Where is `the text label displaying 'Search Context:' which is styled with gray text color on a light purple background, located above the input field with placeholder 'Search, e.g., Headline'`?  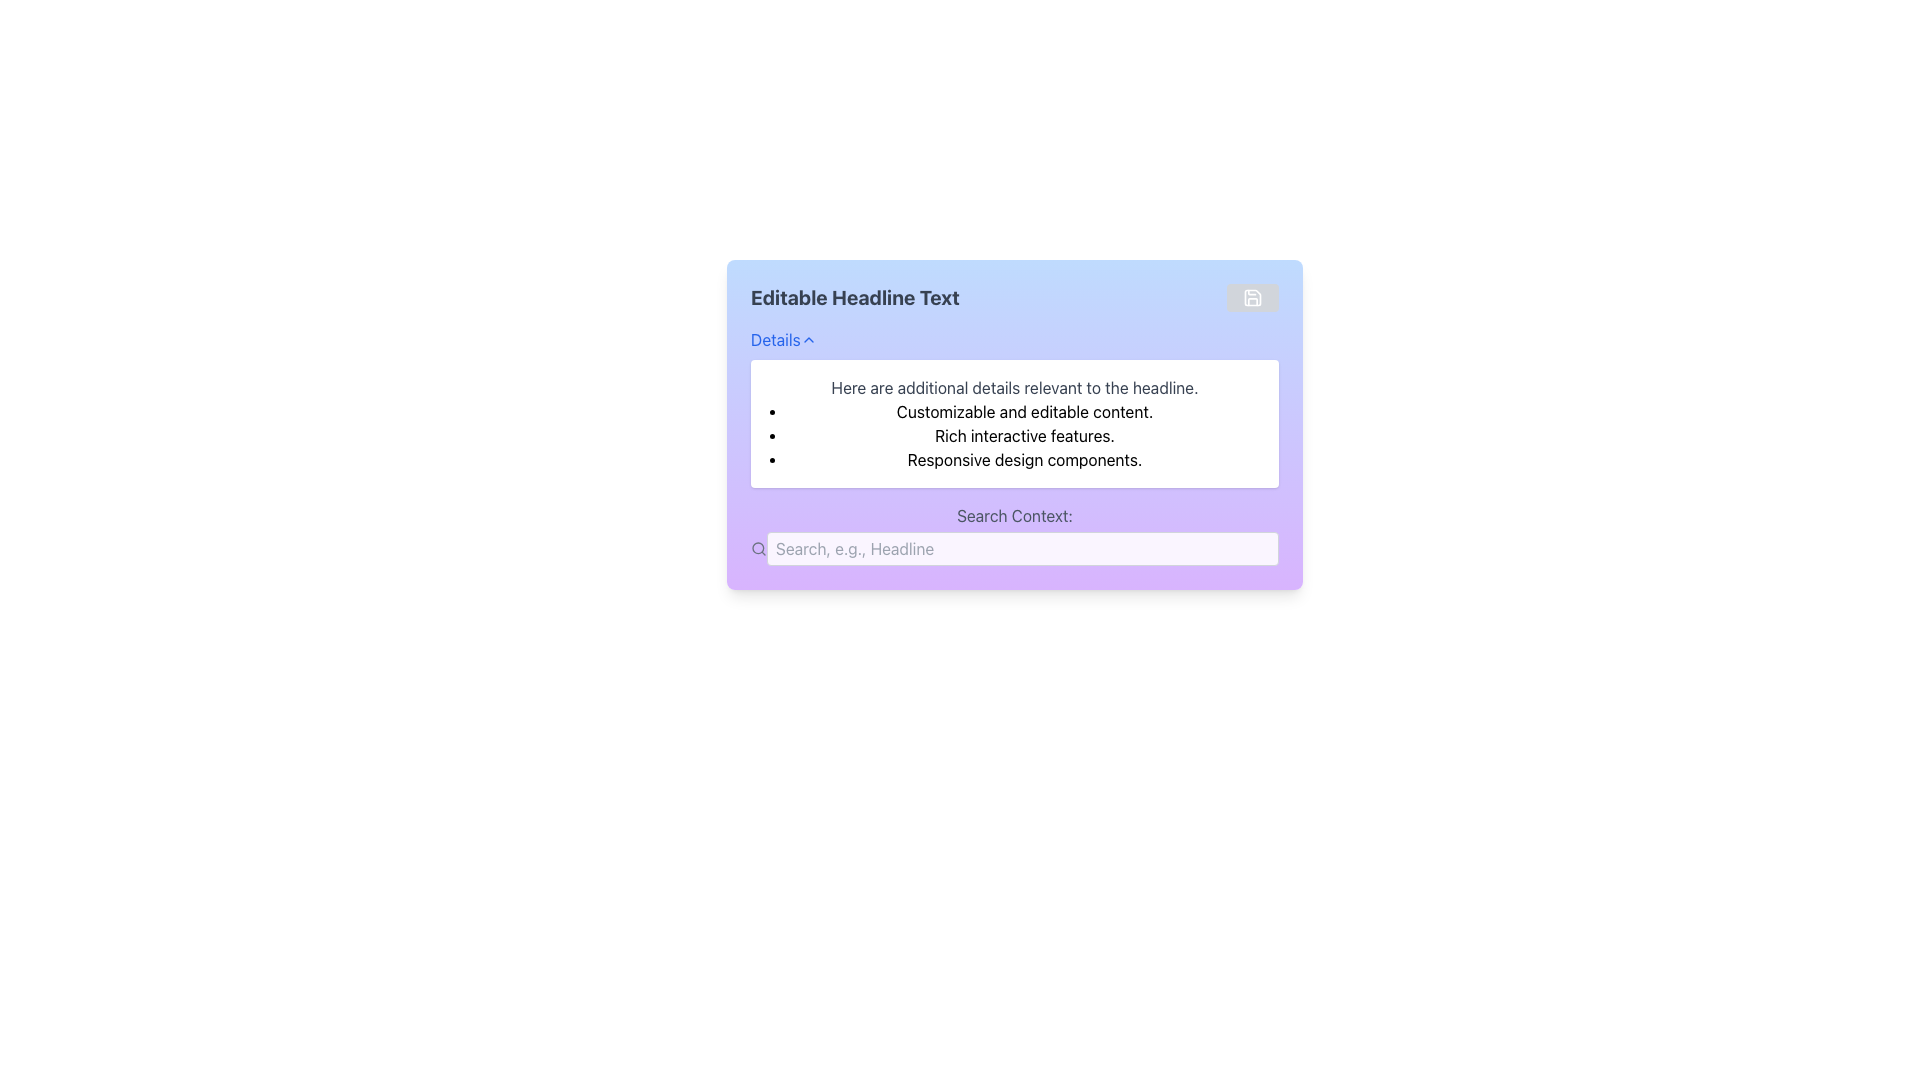 the text label displaying 'Search Context:' which is styled with gray text color on a light purple background, located above the input field with placeholder 'Search, e.g., Headline' is located at coordinates (1014, 515).